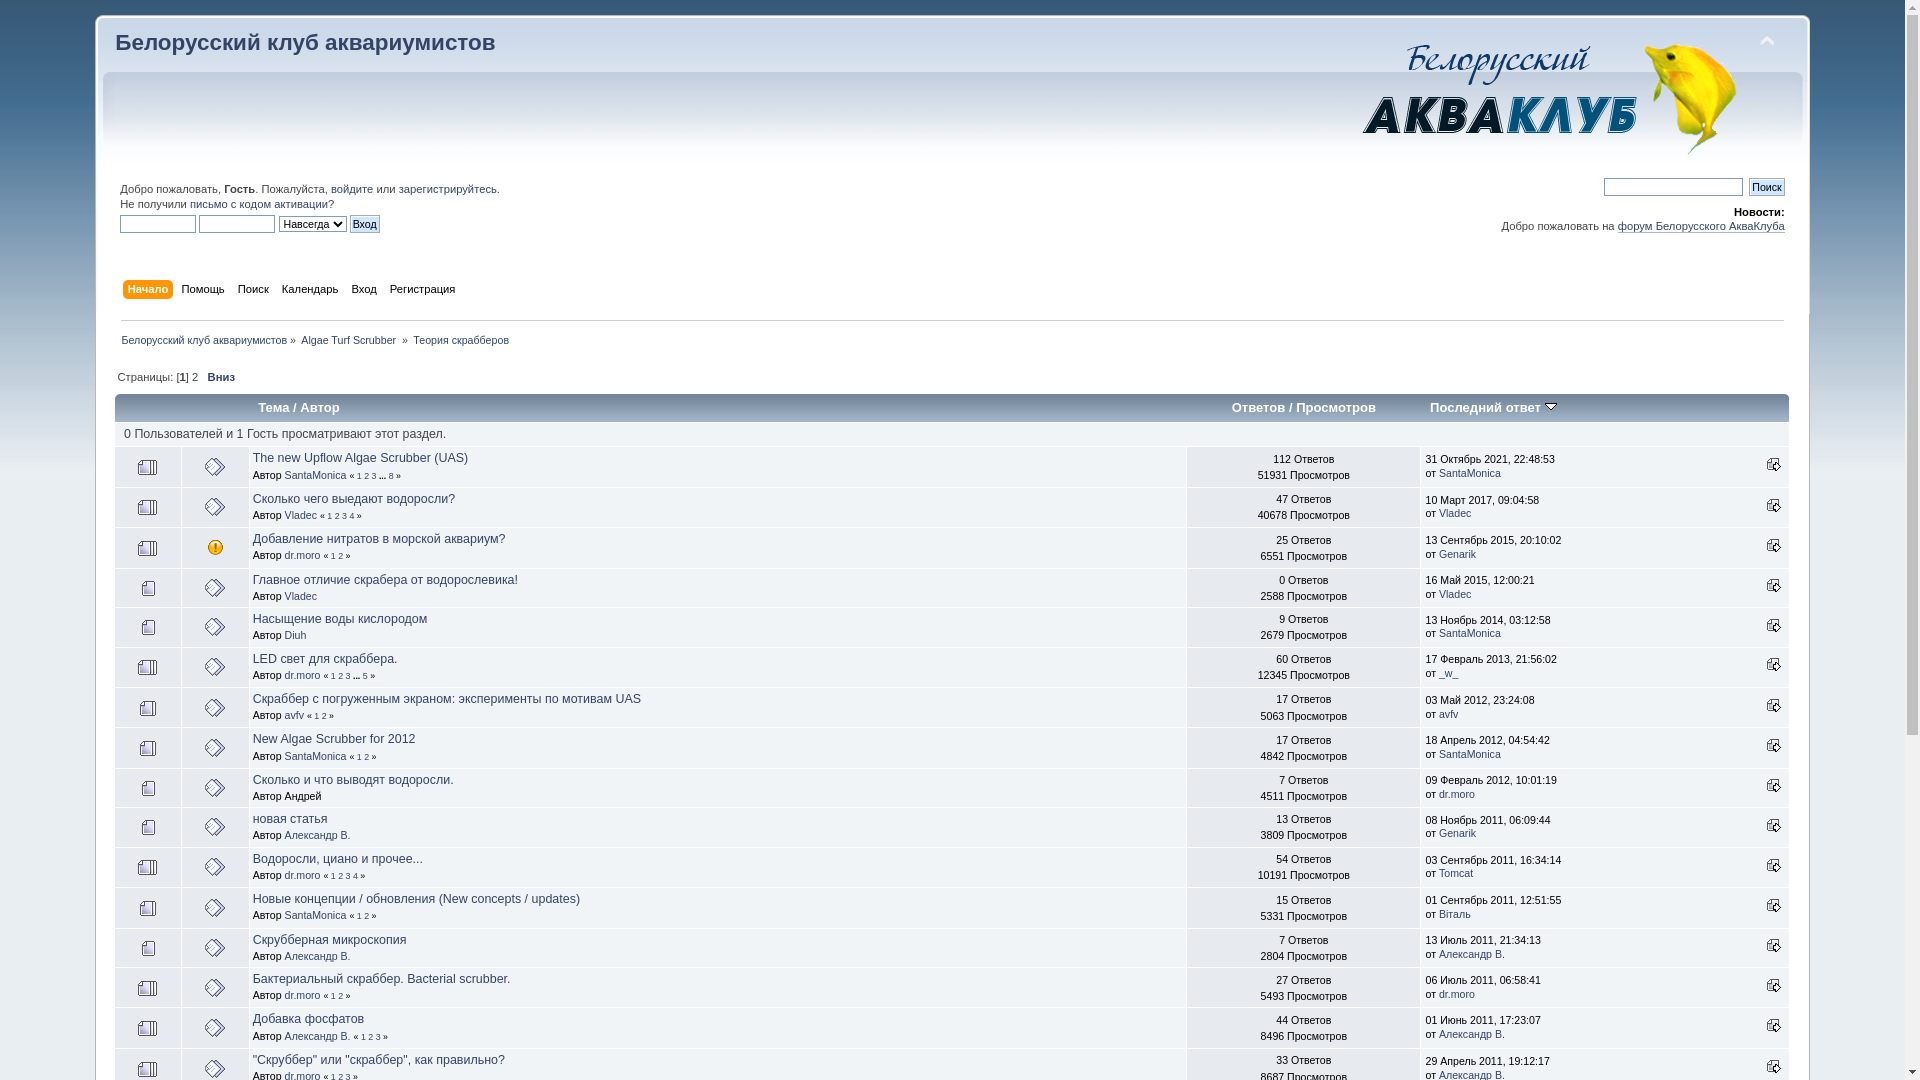  Describe the element at coordinates (333, 995) in the screenshot. I see `'1'` at that location.